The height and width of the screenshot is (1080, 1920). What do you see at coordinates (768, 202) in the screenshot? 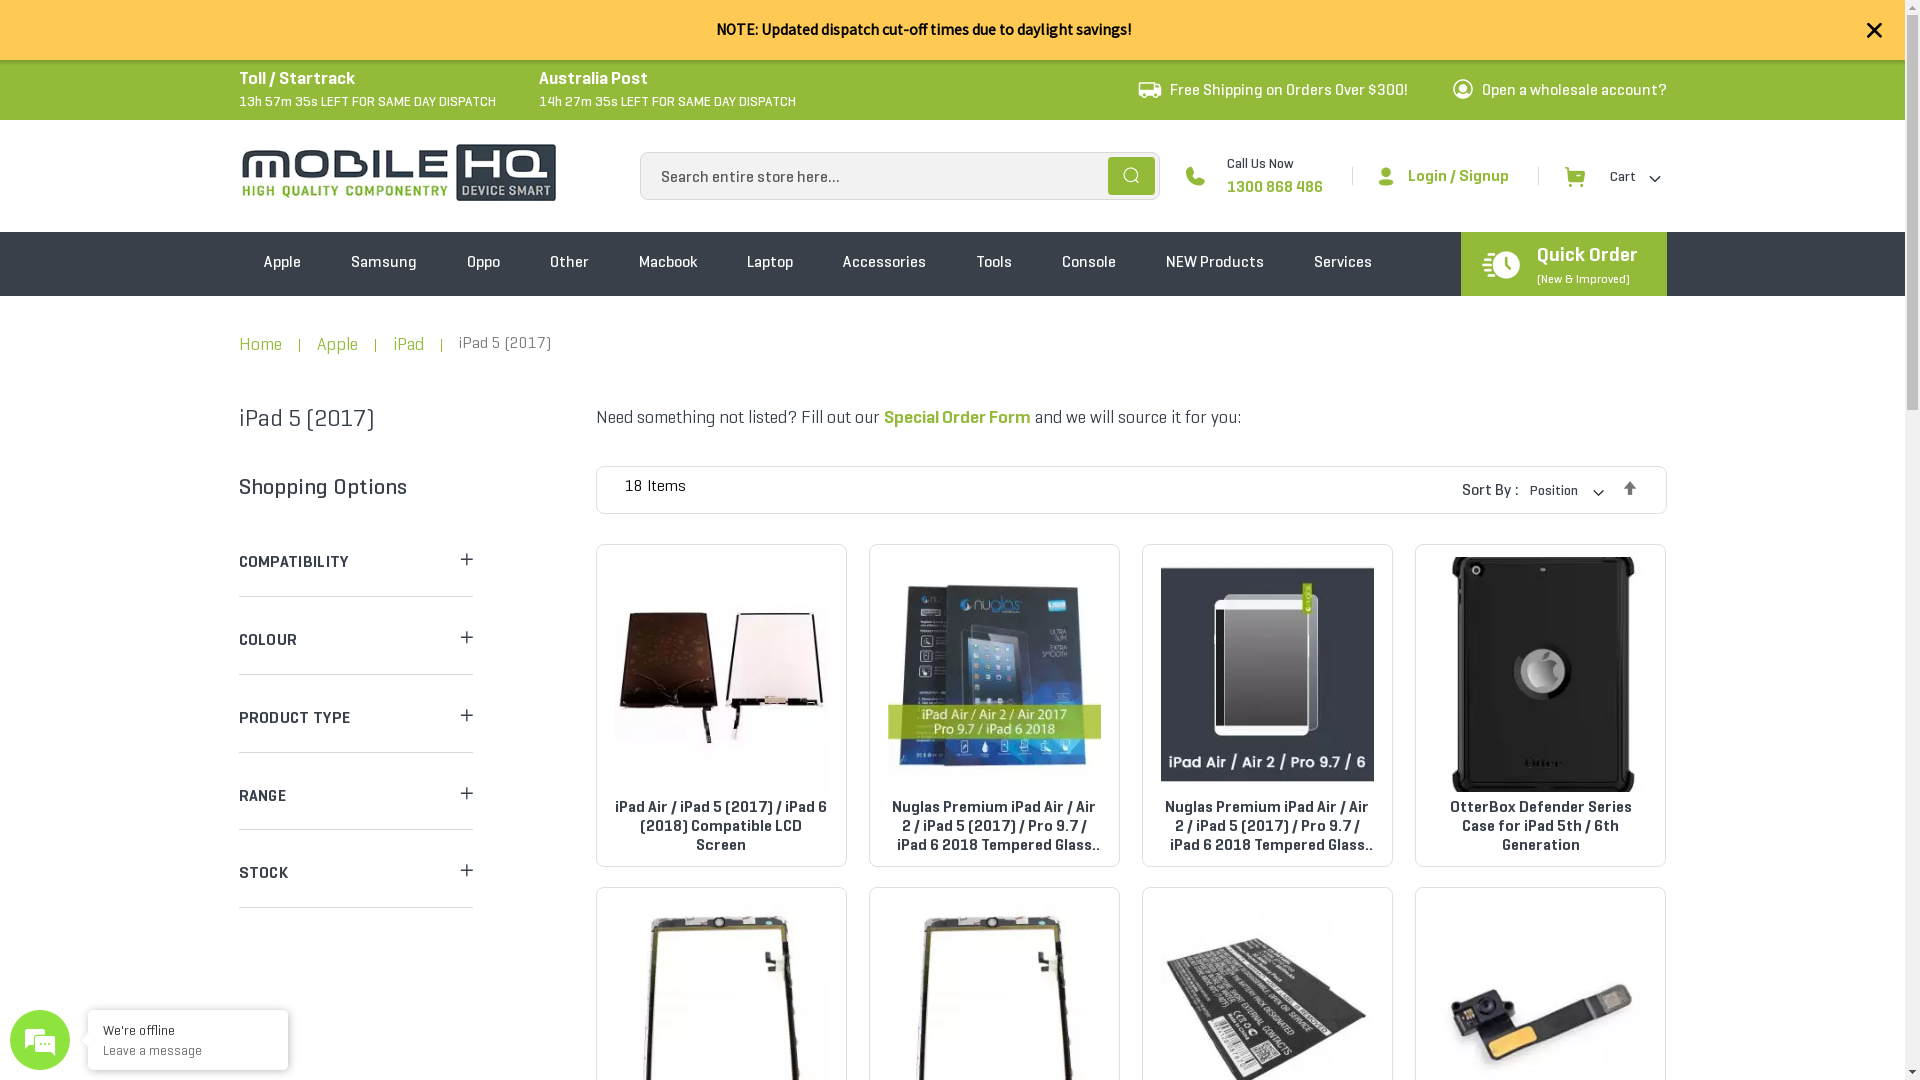
I see `'Laptop'` at bounding box center [768, 202].